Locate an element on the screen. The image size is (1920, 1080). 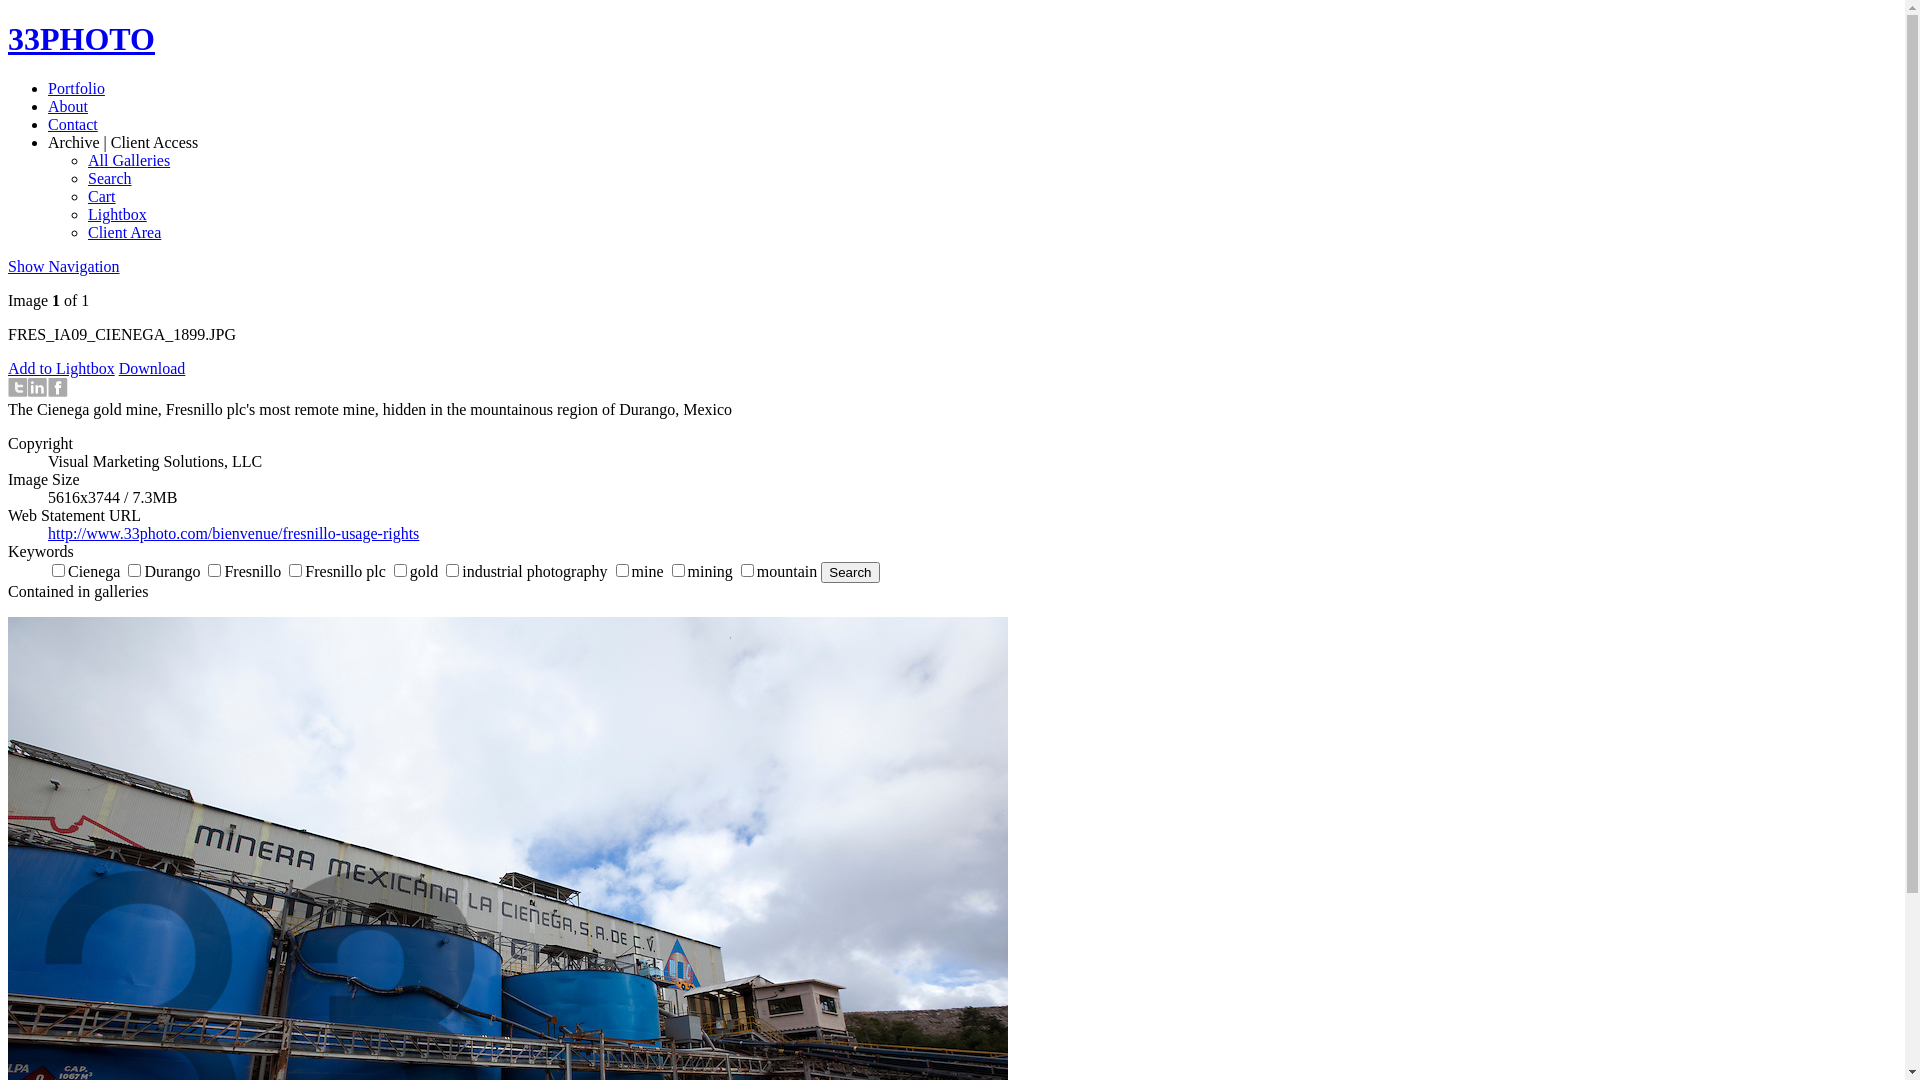
'http://www.33photo.com/bienvenue/fresnillo-usage-rights' is located at coordinates (233, 532).